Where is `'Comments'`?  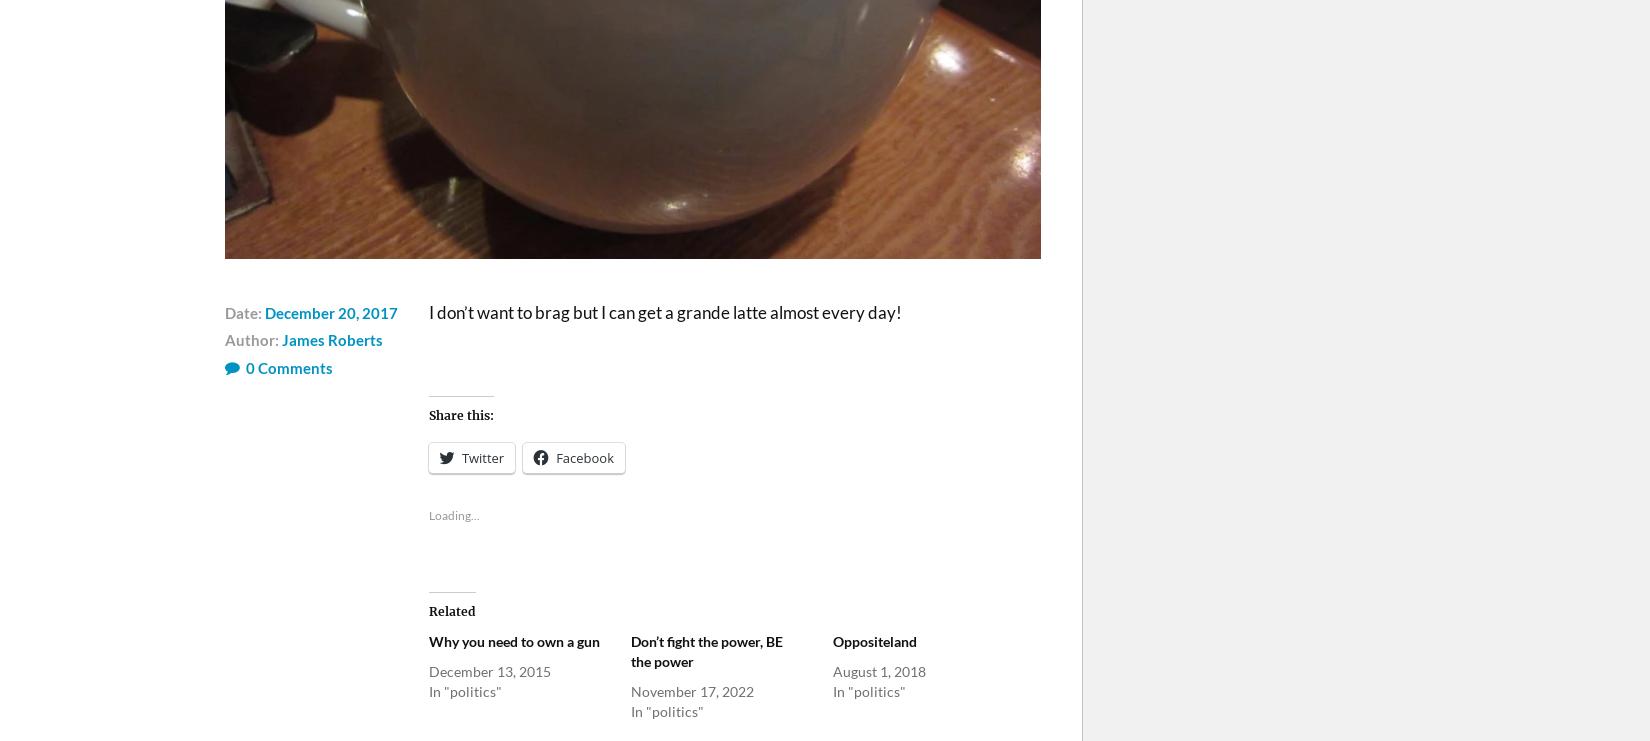 'Comments' is located at coordinates (294, 366).